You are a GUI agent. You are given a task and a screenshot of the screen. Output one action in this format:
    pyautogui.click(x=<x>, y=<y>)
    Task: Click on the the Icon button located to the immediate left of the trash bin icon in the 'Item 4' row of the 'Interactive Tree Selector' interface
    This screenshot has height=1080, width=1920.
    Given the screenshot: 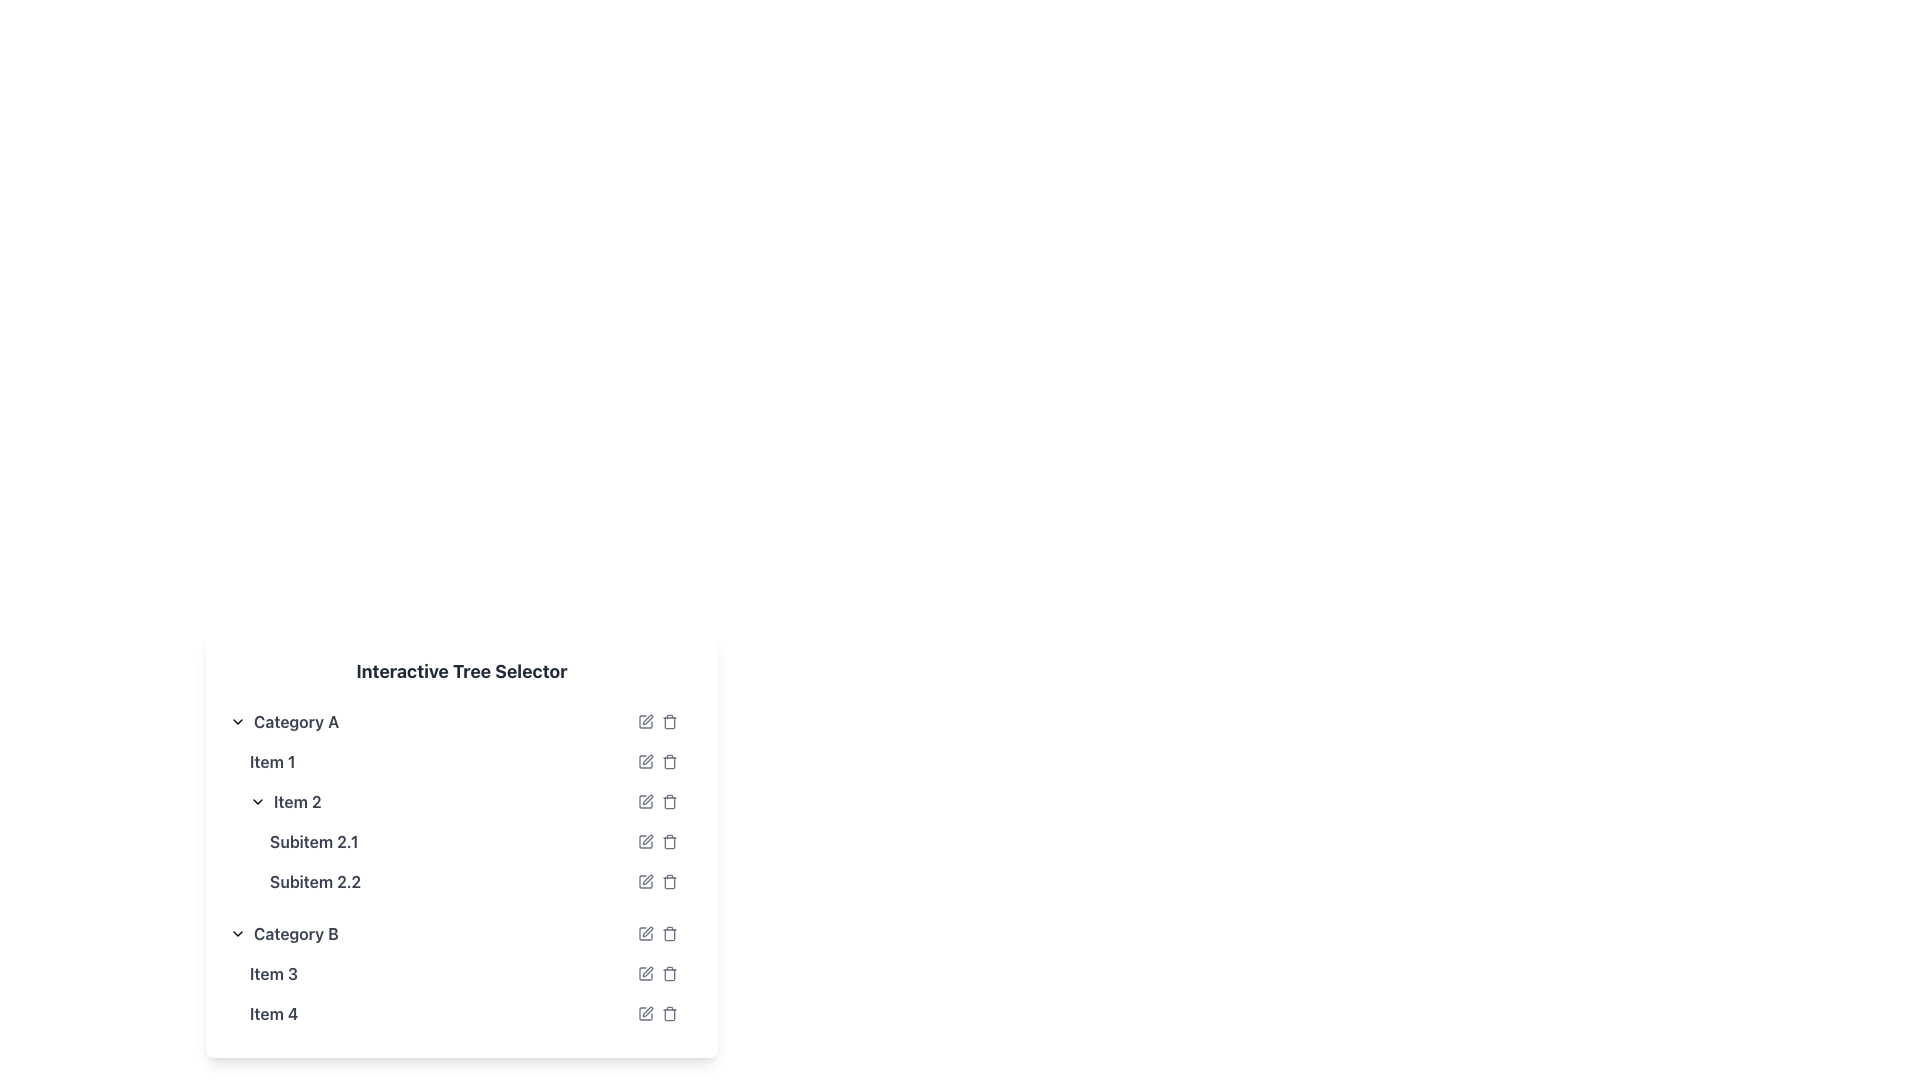 What is the action you would take?
    pyautogui.click(x=648, y=1011)
    